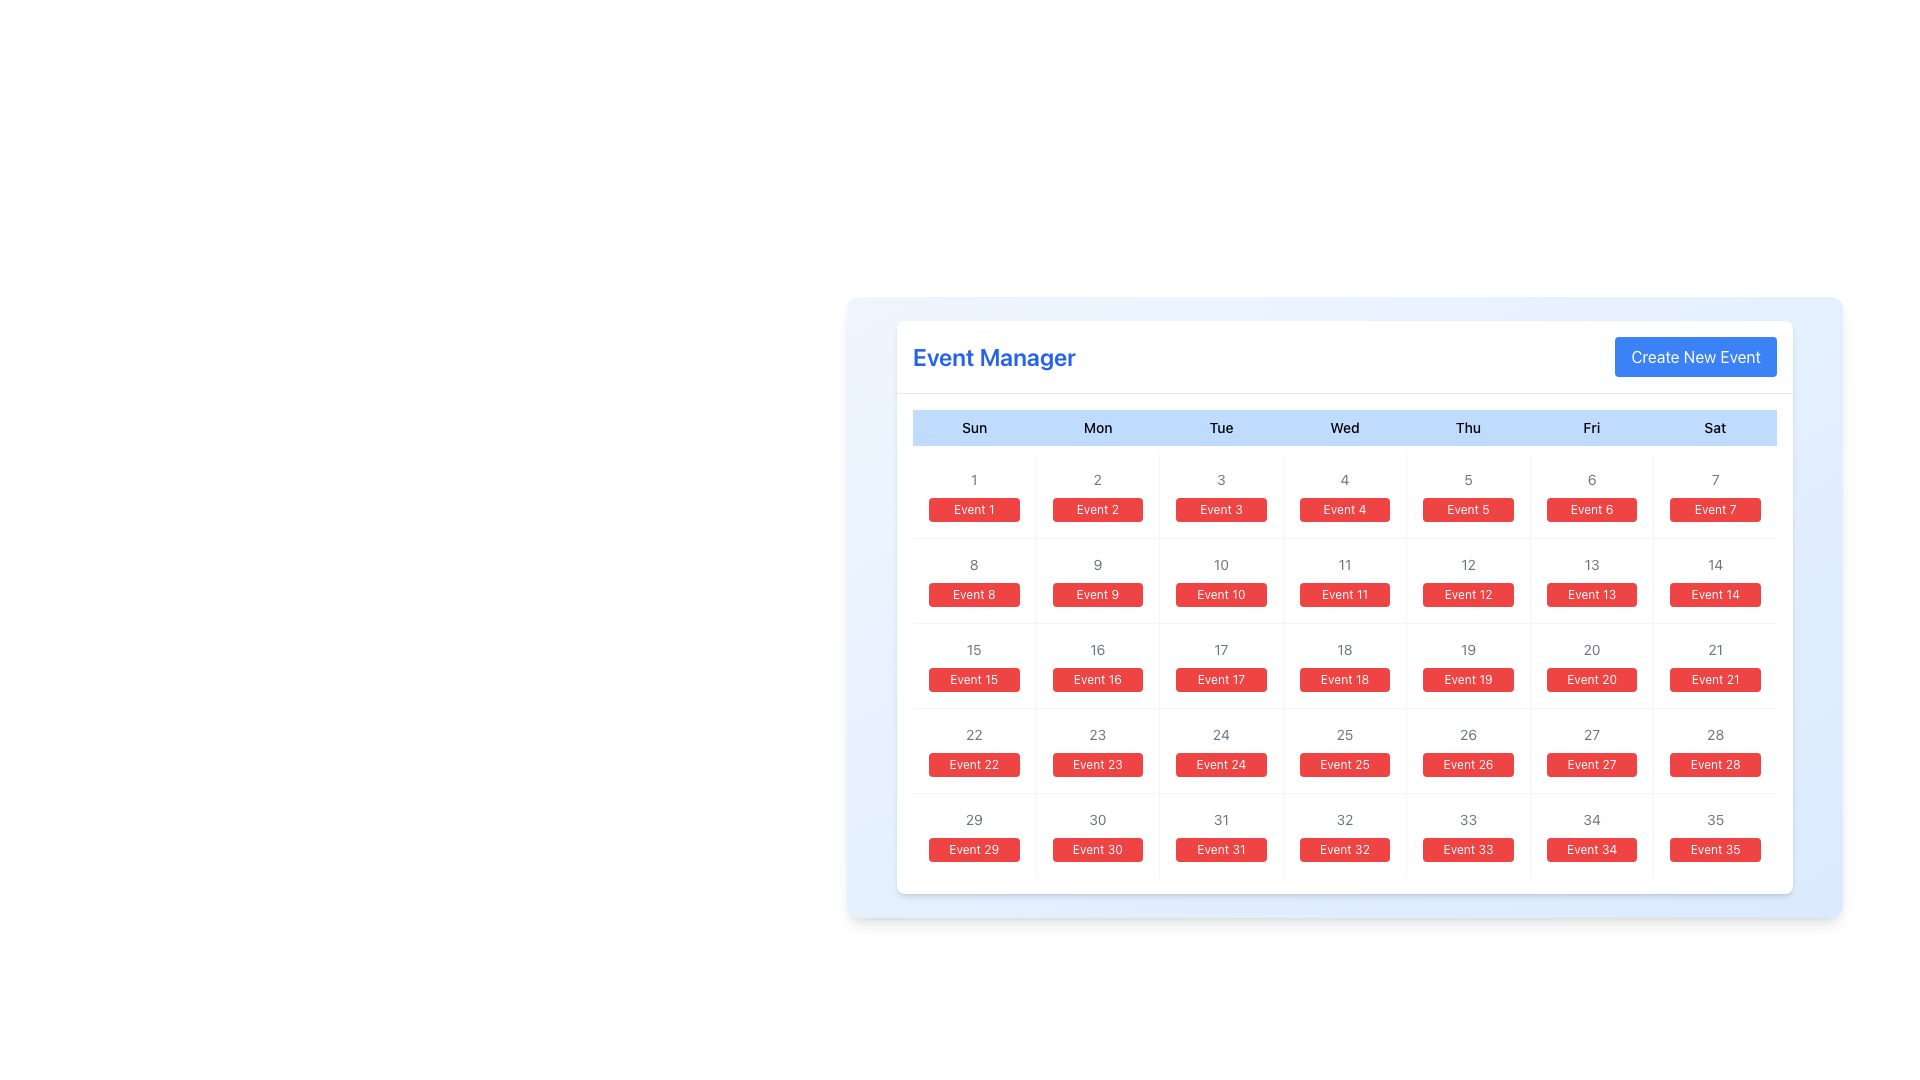 The image size is (1920, 1080). I want to click on the small text label displaying the number '7' in gray color, which is positioned above the red button labeled 'Event 7' in the calendar interface, so click(1714, 479).